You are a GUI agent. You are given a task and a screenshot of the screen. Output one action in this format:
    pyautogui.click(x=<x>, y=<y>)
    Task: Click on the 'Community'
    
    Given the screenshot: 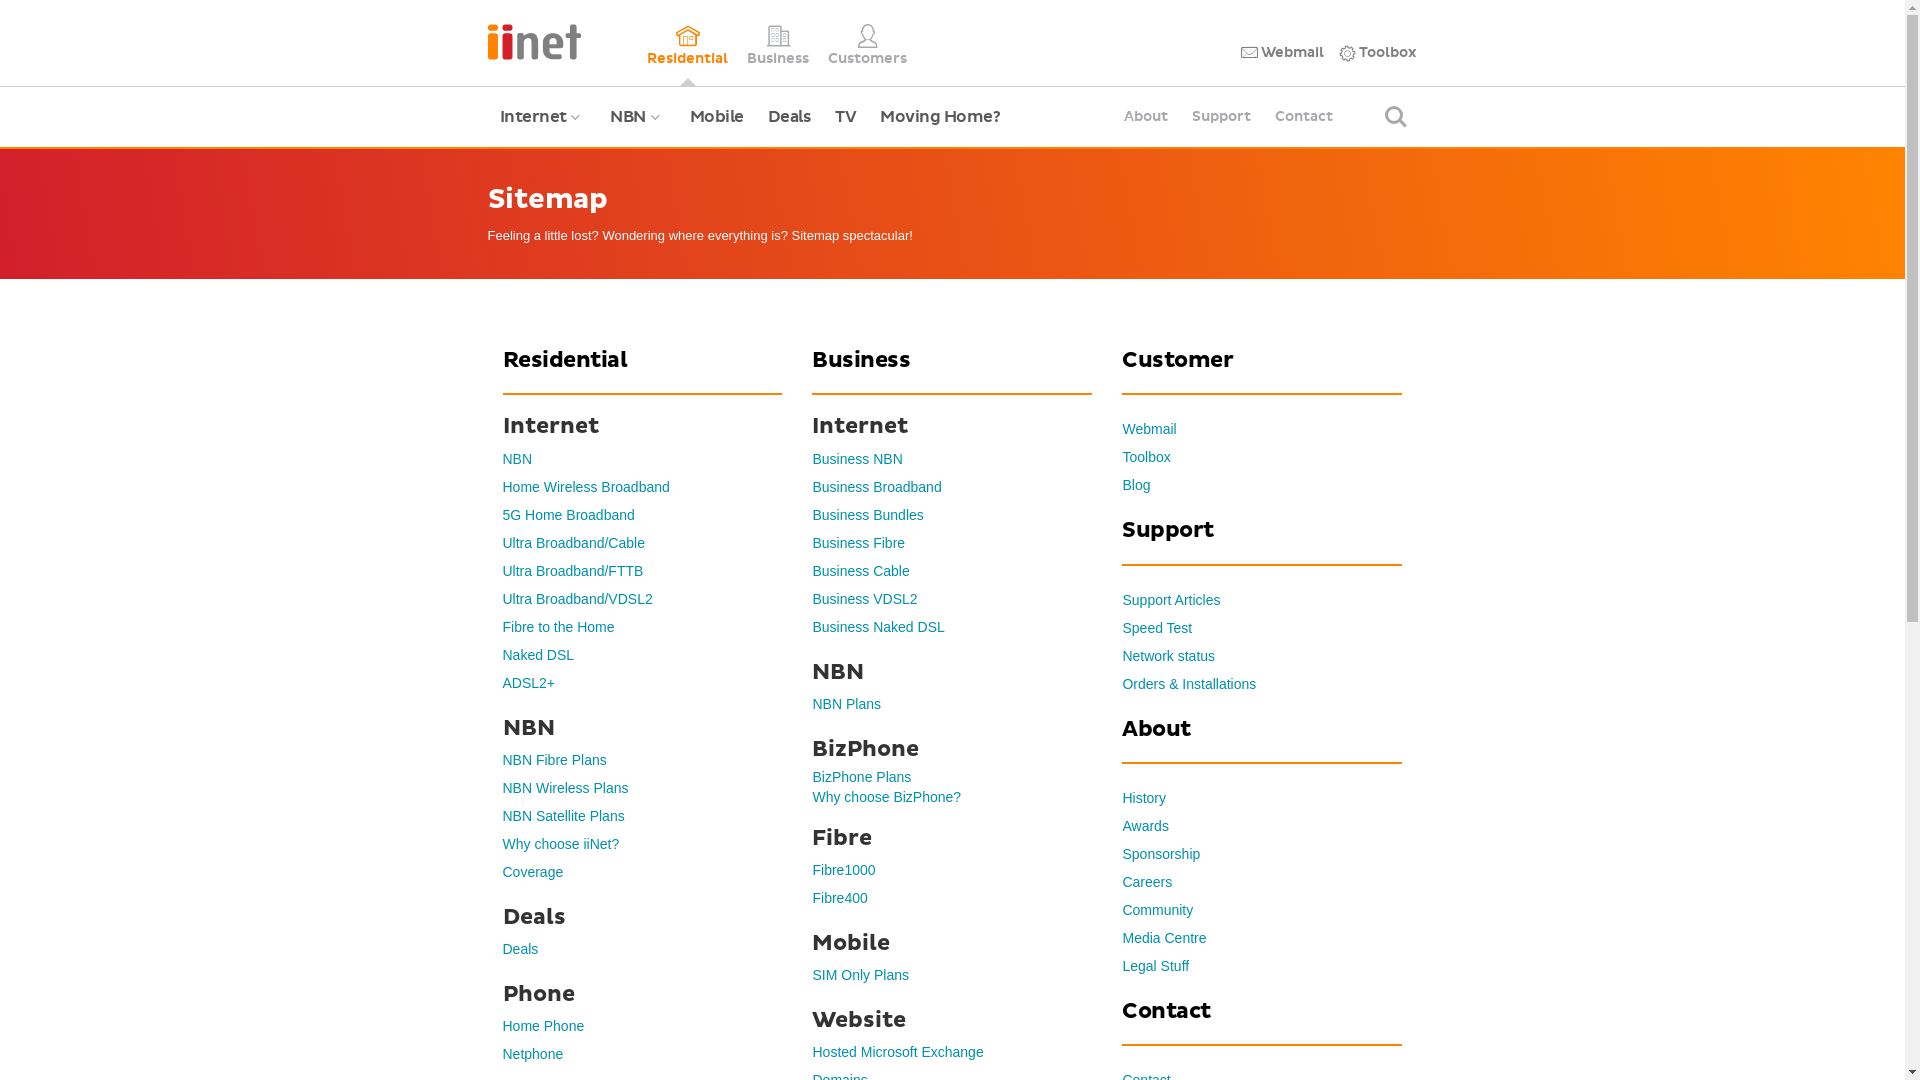 What is the action you would take?
    pyautogui.click(x=1157, y=910)
    